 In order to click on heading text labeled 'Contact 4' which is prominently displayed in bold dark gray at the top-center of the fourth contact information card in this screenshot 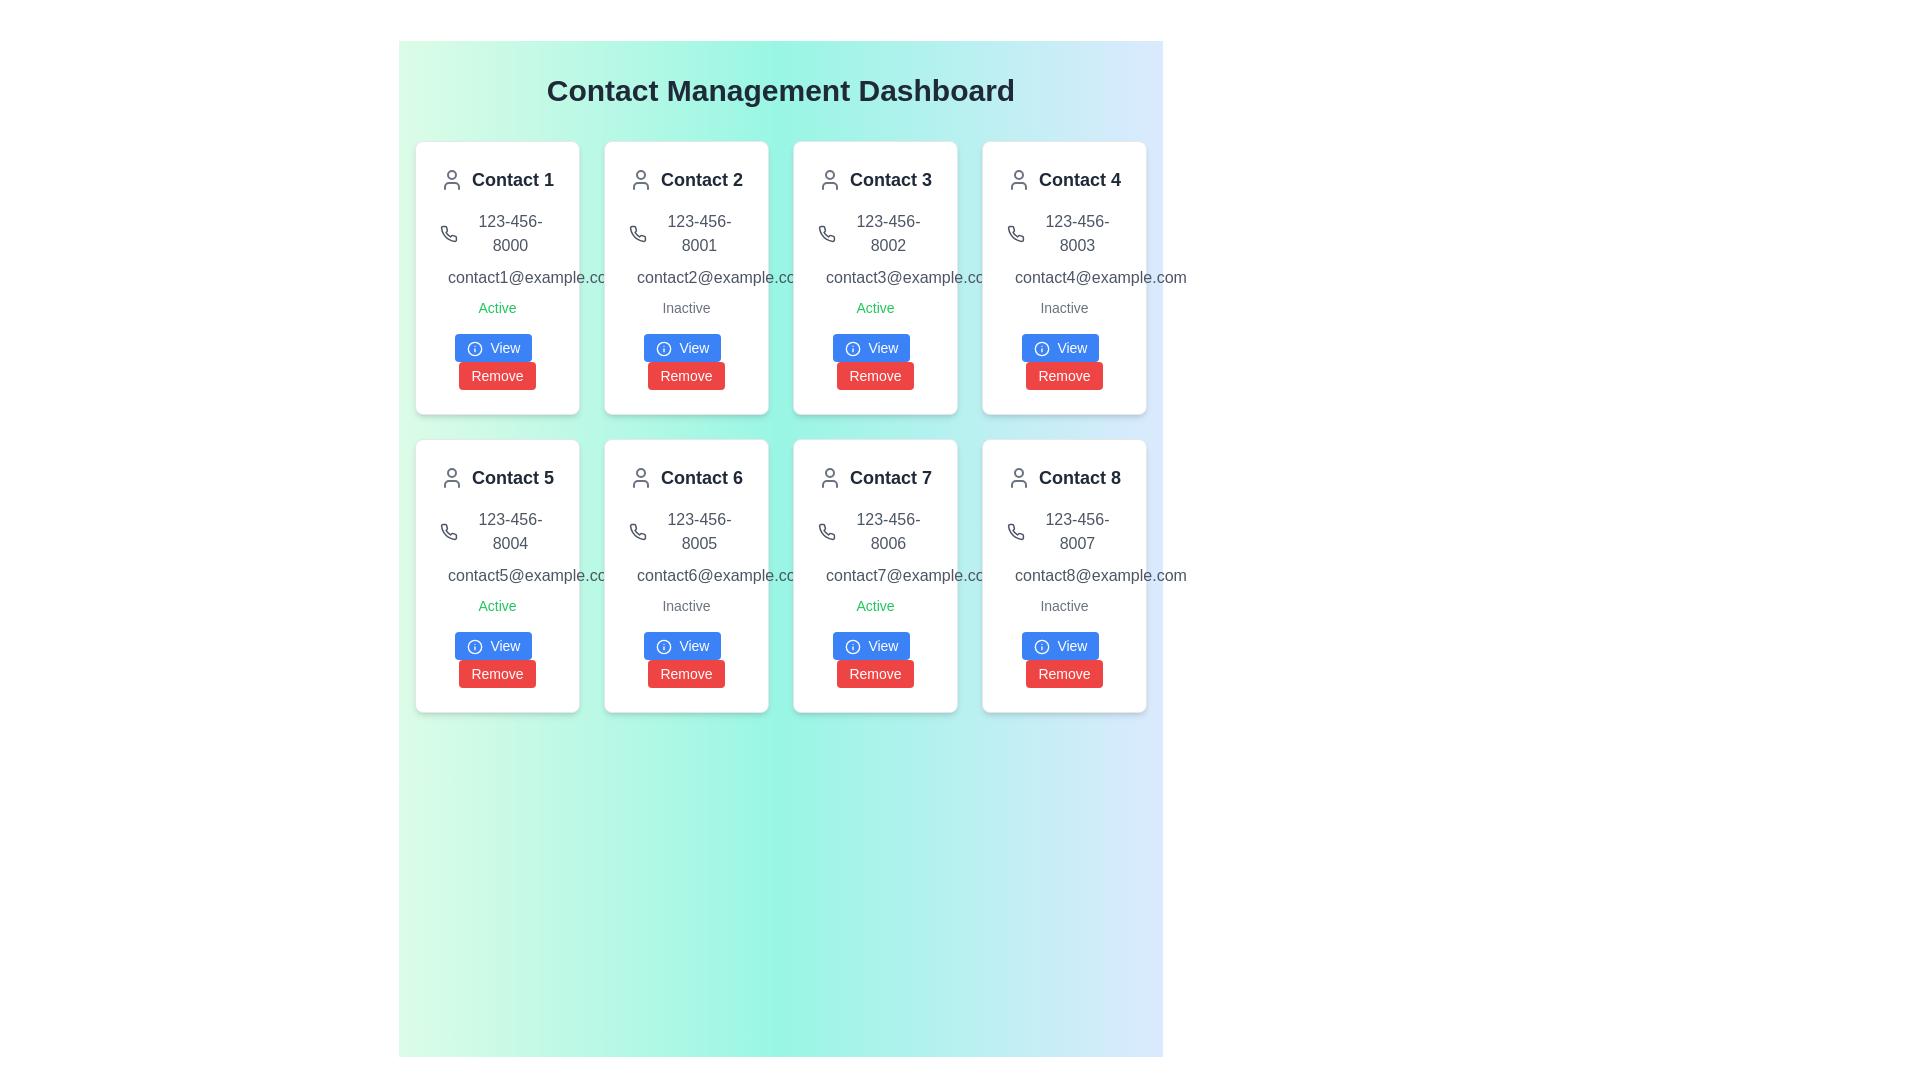, I will do `click(1079, 180)`.